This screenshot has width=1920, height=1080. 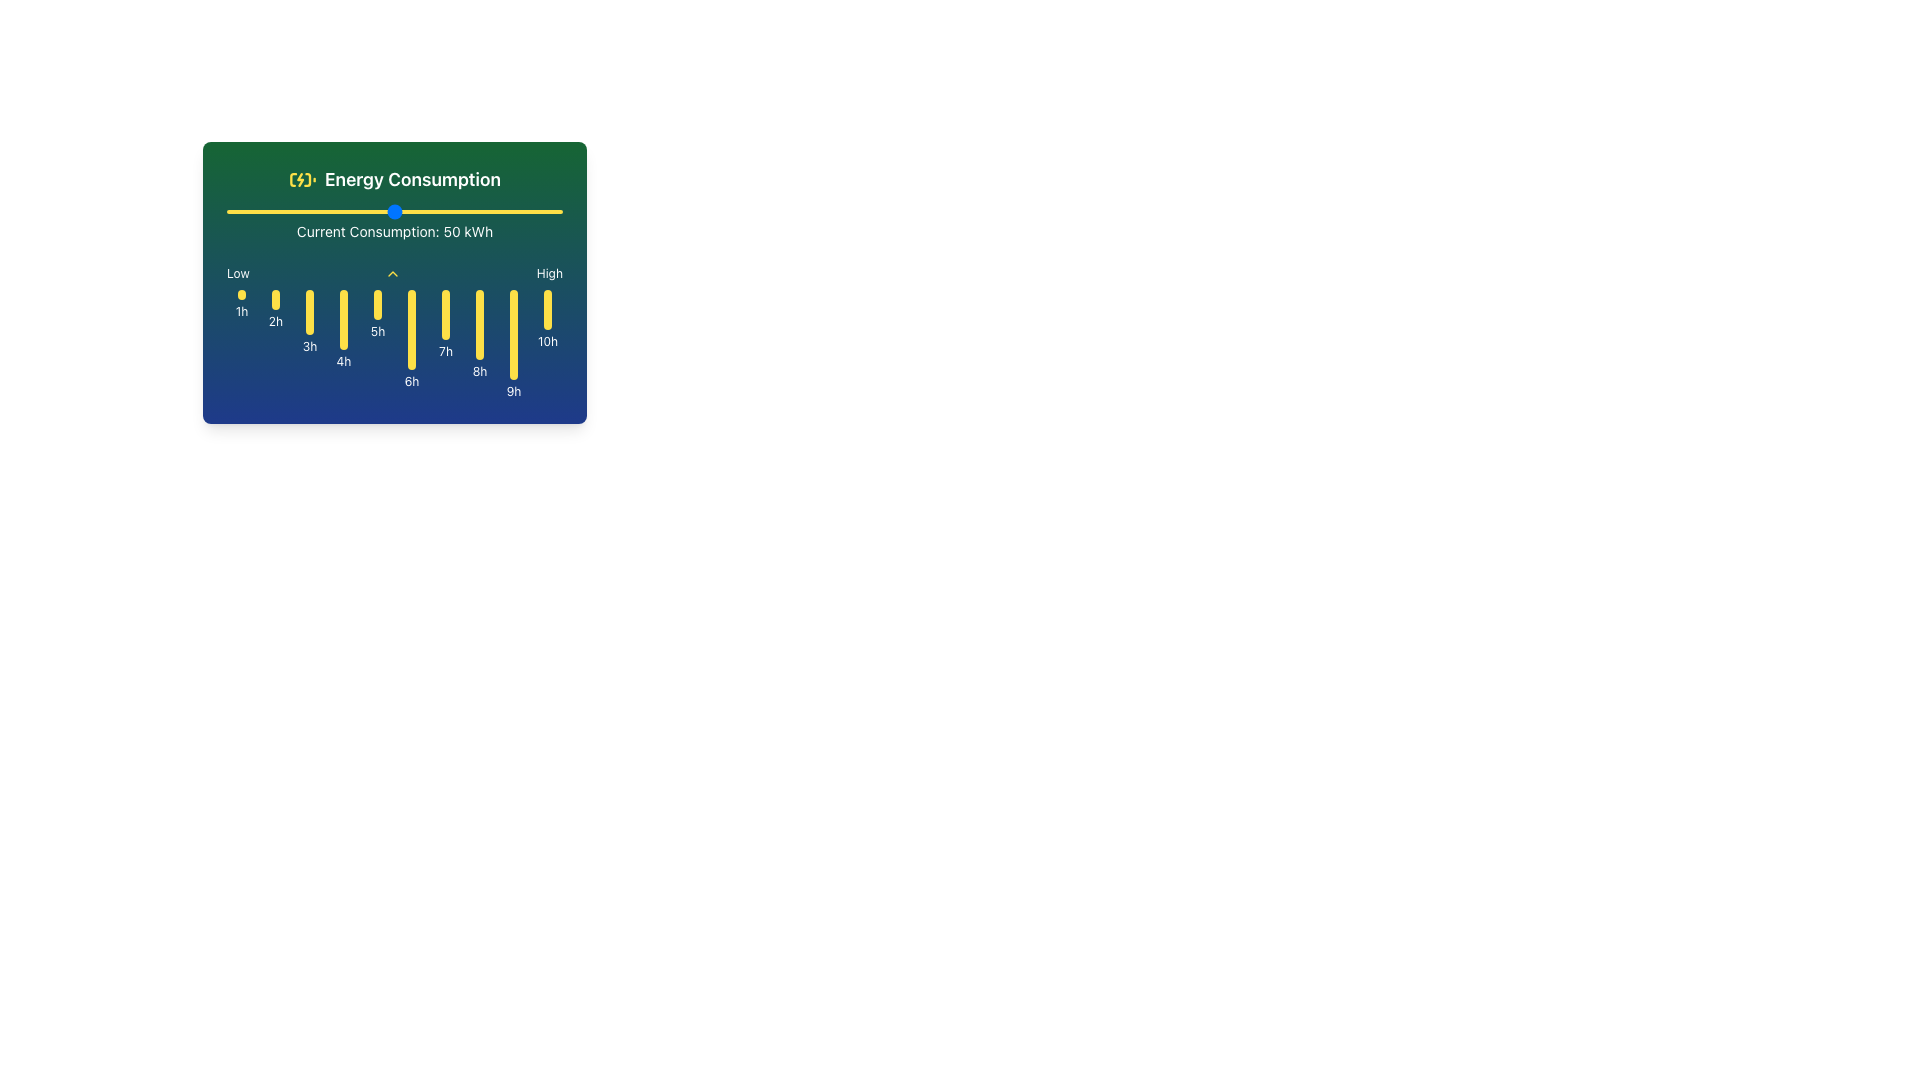 I want to click on the vertically oriented oval-shaped Visualization bar with a yellow background, positioned at the seventh location among similar bars, above the label '7h', so click(x=445, y=315).